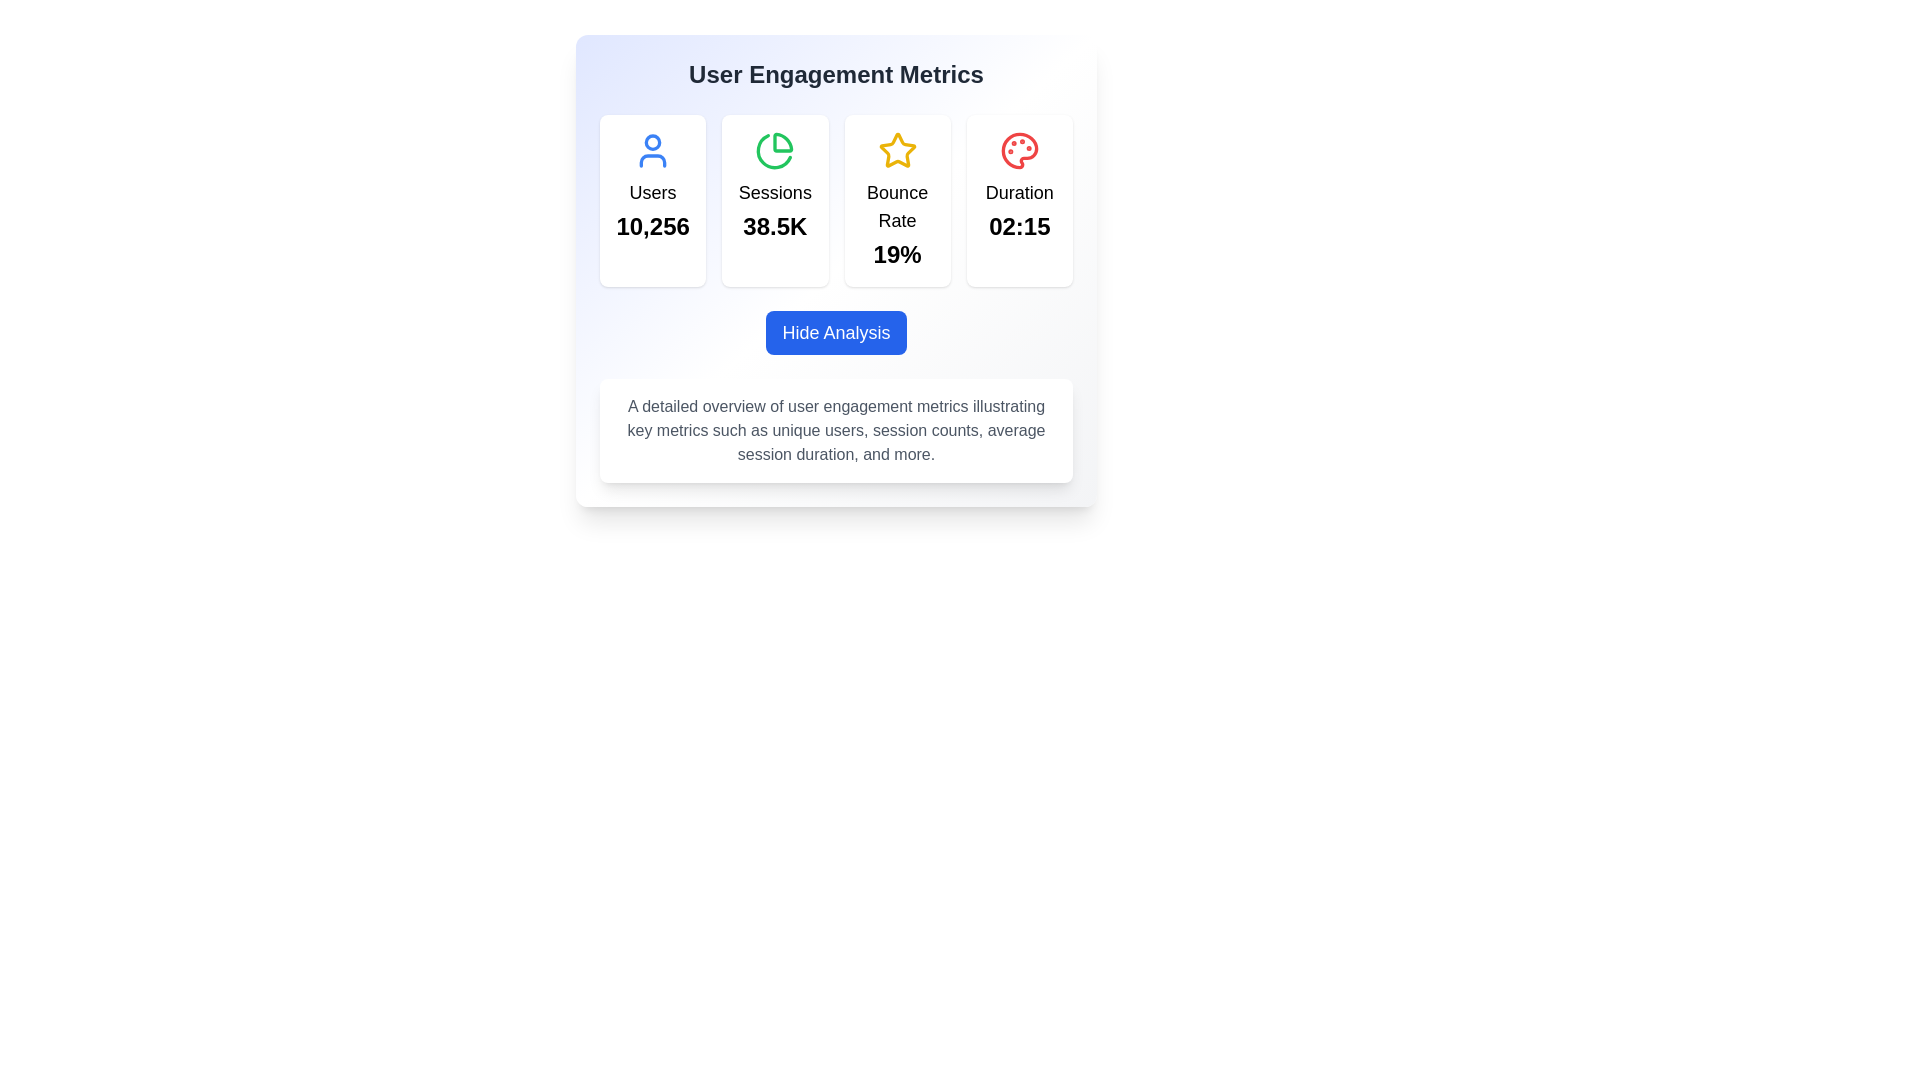  Describe the element at coordinates (774, 192) in the screenshot. I see `the 'Sessions' label above the value '38.5K' in the dashboard to interact with it` at that location.